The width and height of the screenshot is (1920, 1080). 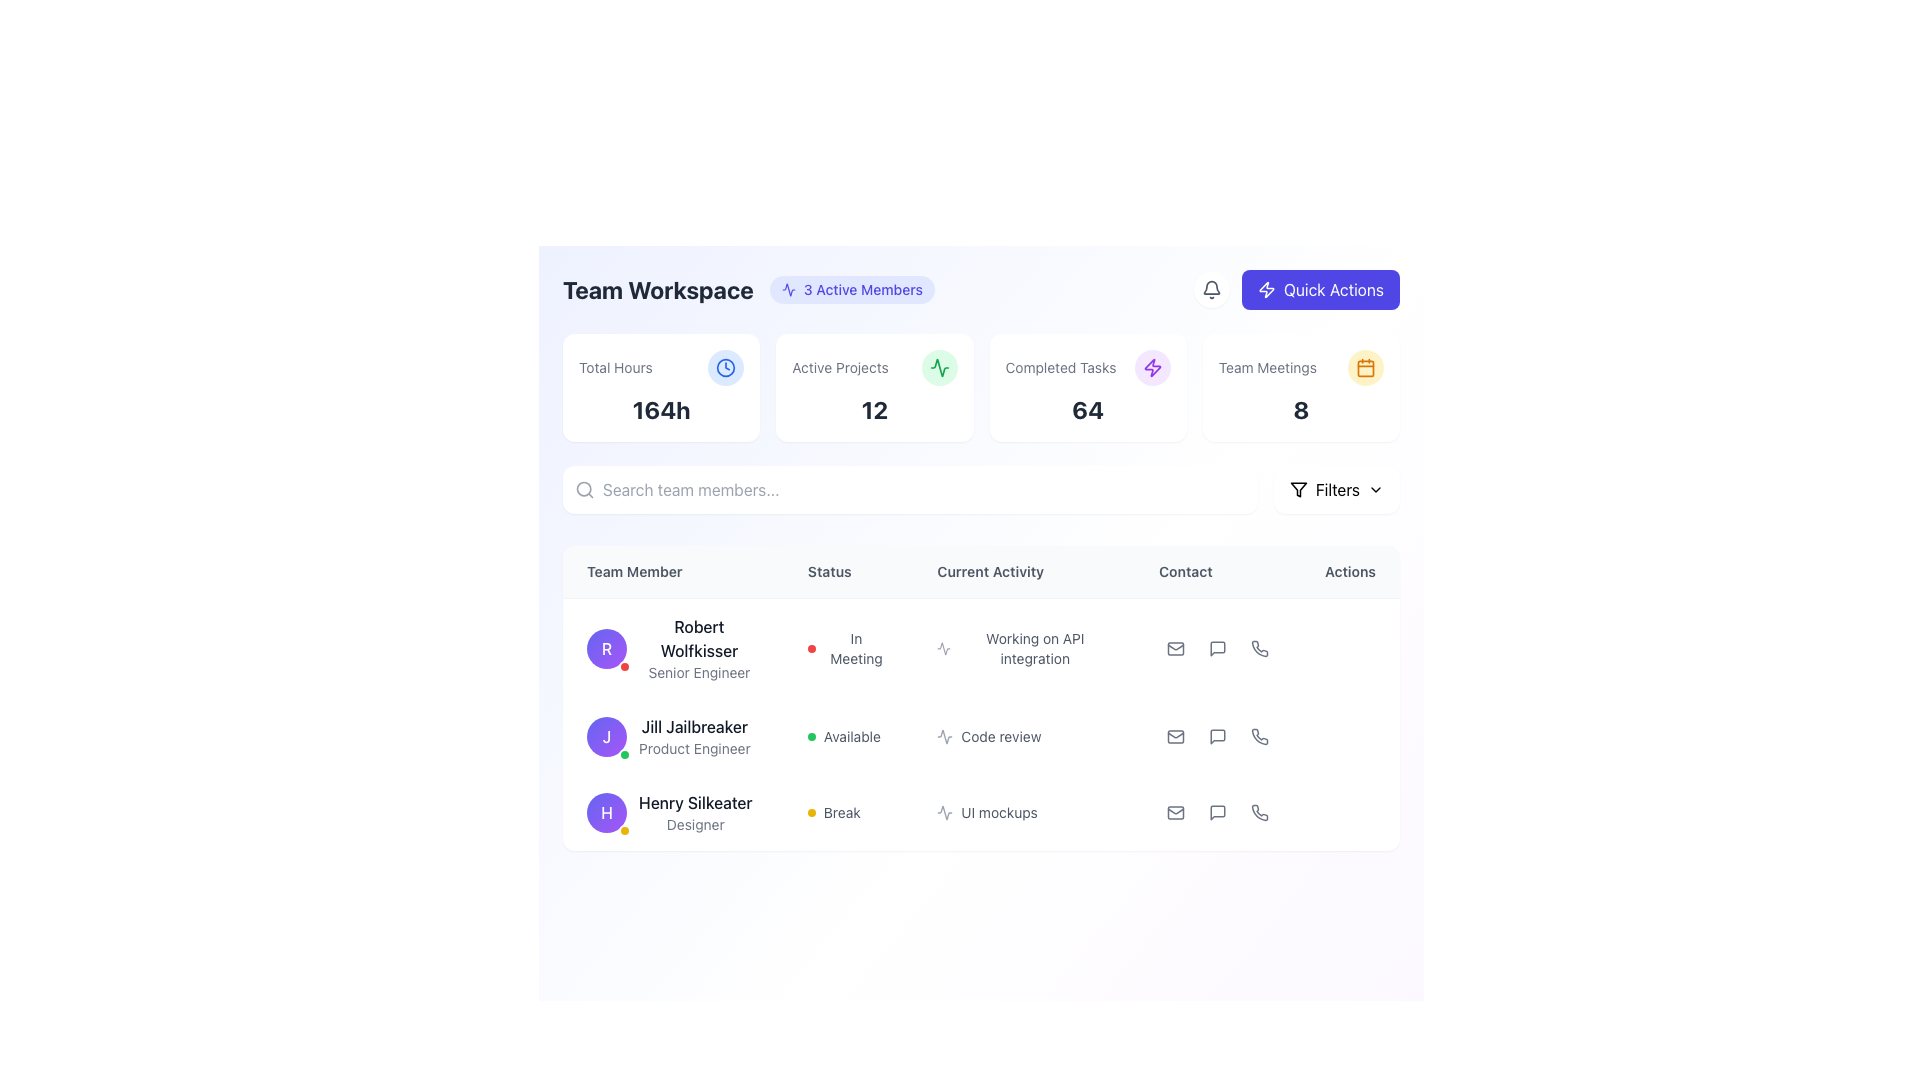 What do you see at coordinates (852, 736) in the screenshot?
I see `the status indicator text label for user 'Jill Jailbreaker' which shows that the user is currently 'Available.'` at bounding box center [852, 736].